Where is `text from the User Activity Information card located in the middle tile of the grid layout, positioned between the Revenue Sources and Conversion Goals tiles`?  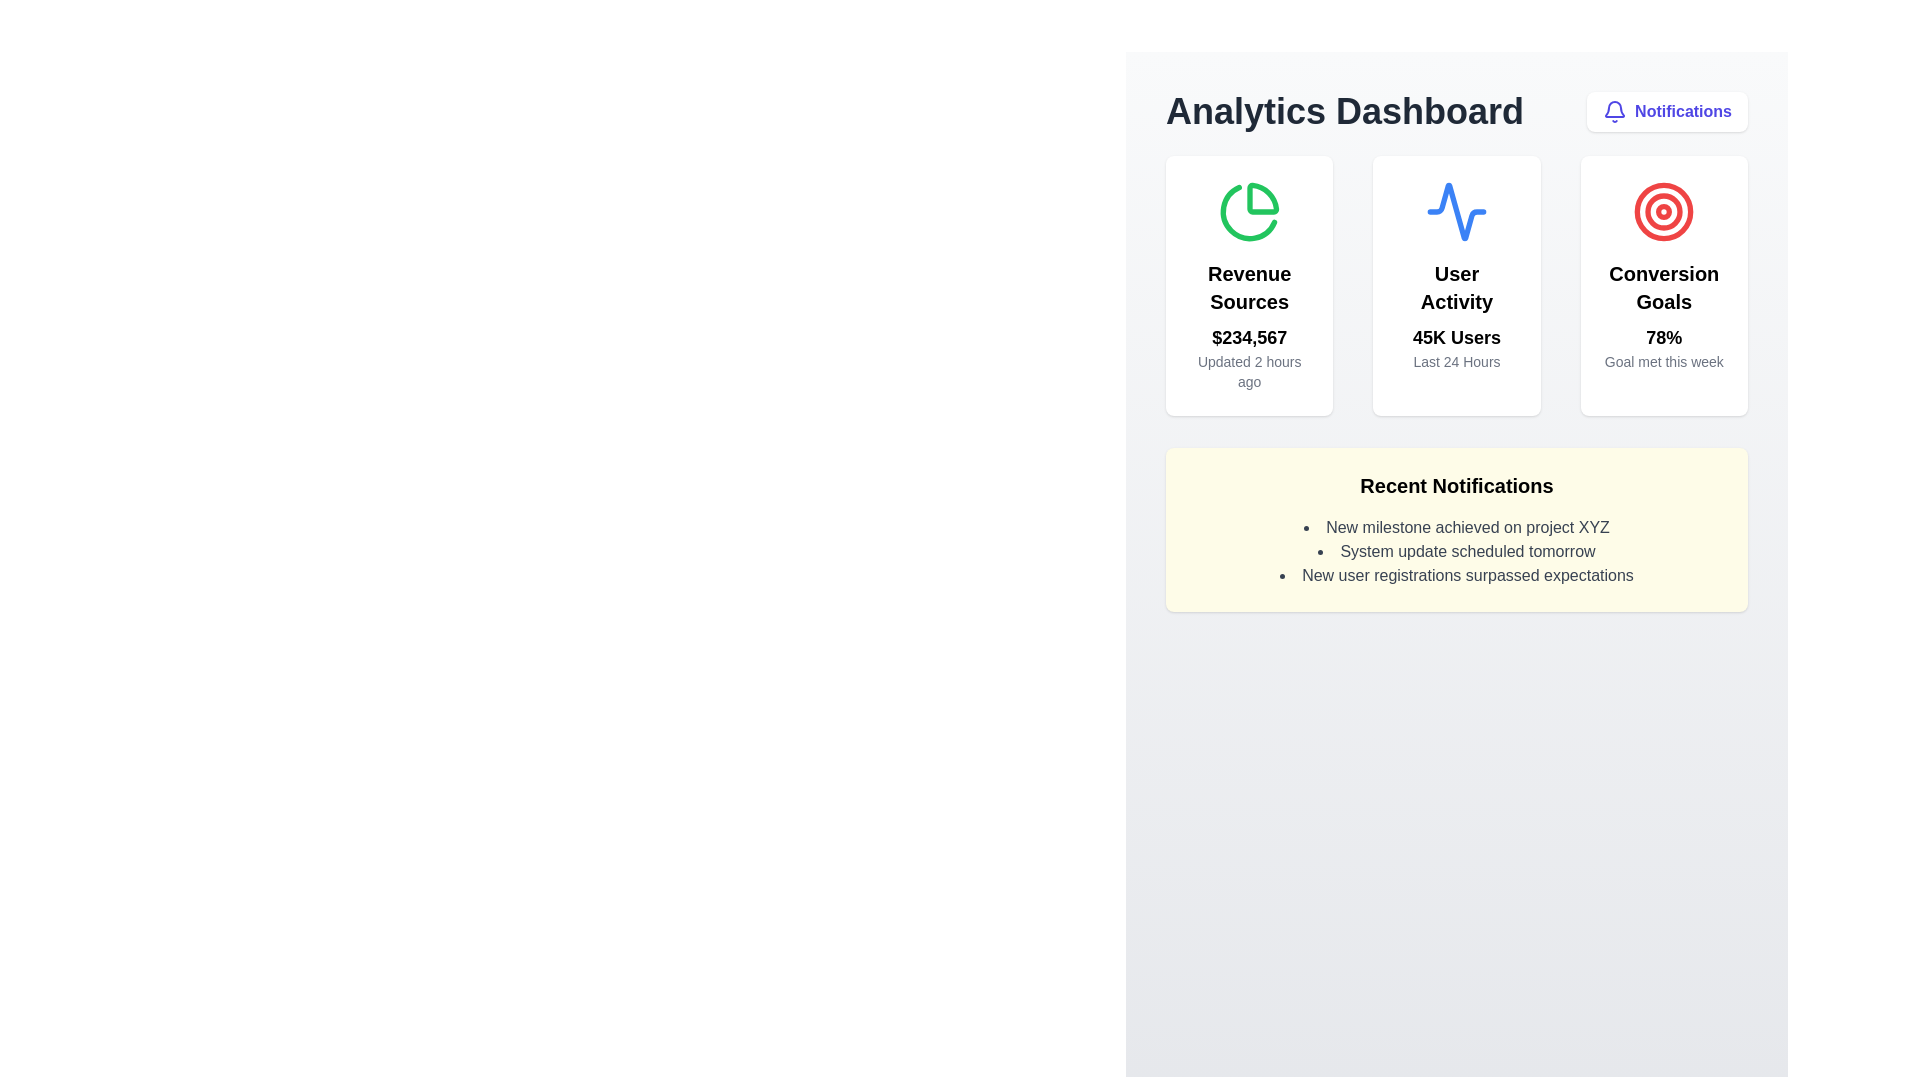 text from the User Activity Information card located in the middle tile of the grid layout, positioned between the Revenue Sources and Conversion Goals tiles is located at coordinates (1457, 285).